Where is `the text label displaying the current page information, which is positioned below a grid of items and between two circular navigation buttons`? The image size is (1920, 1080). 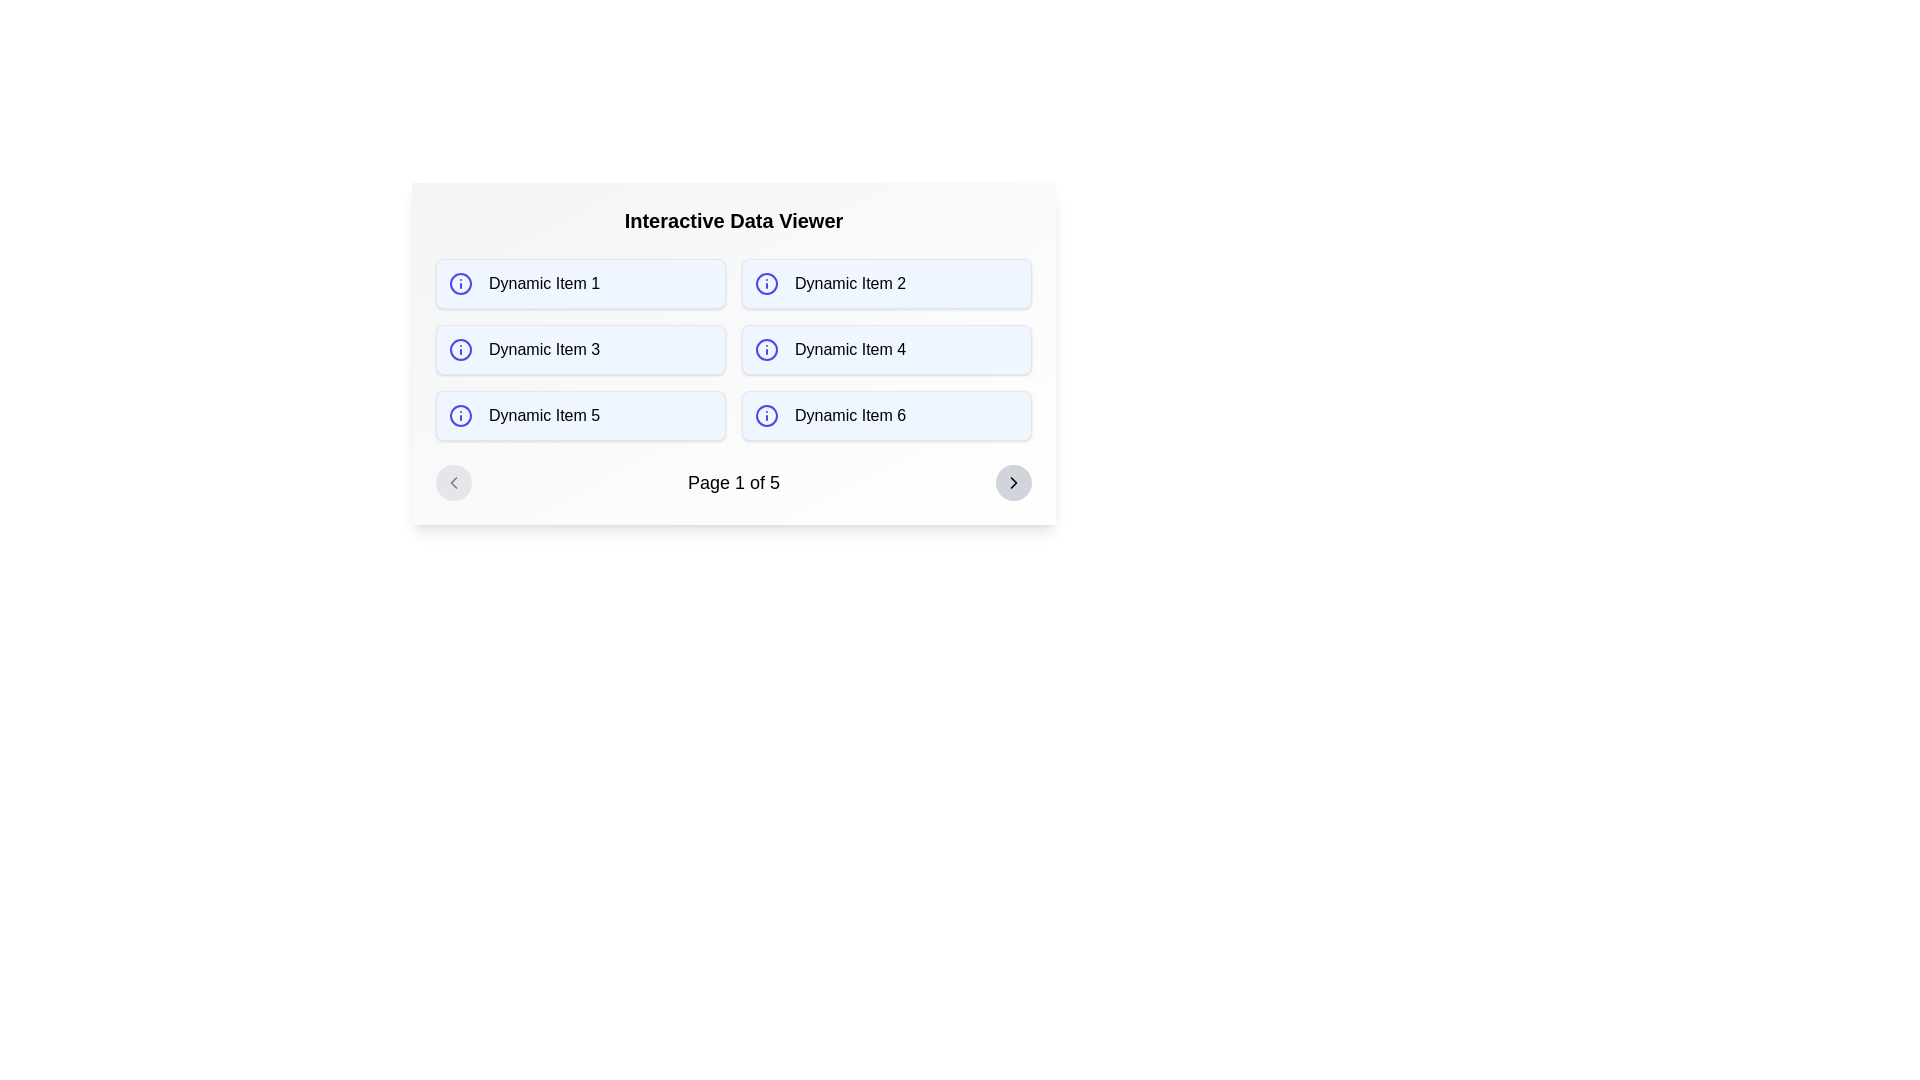 the text label displaying the current page information, which is positioned below a grid of items and between two circular navigation buttons is located at coordinates (733, 482).